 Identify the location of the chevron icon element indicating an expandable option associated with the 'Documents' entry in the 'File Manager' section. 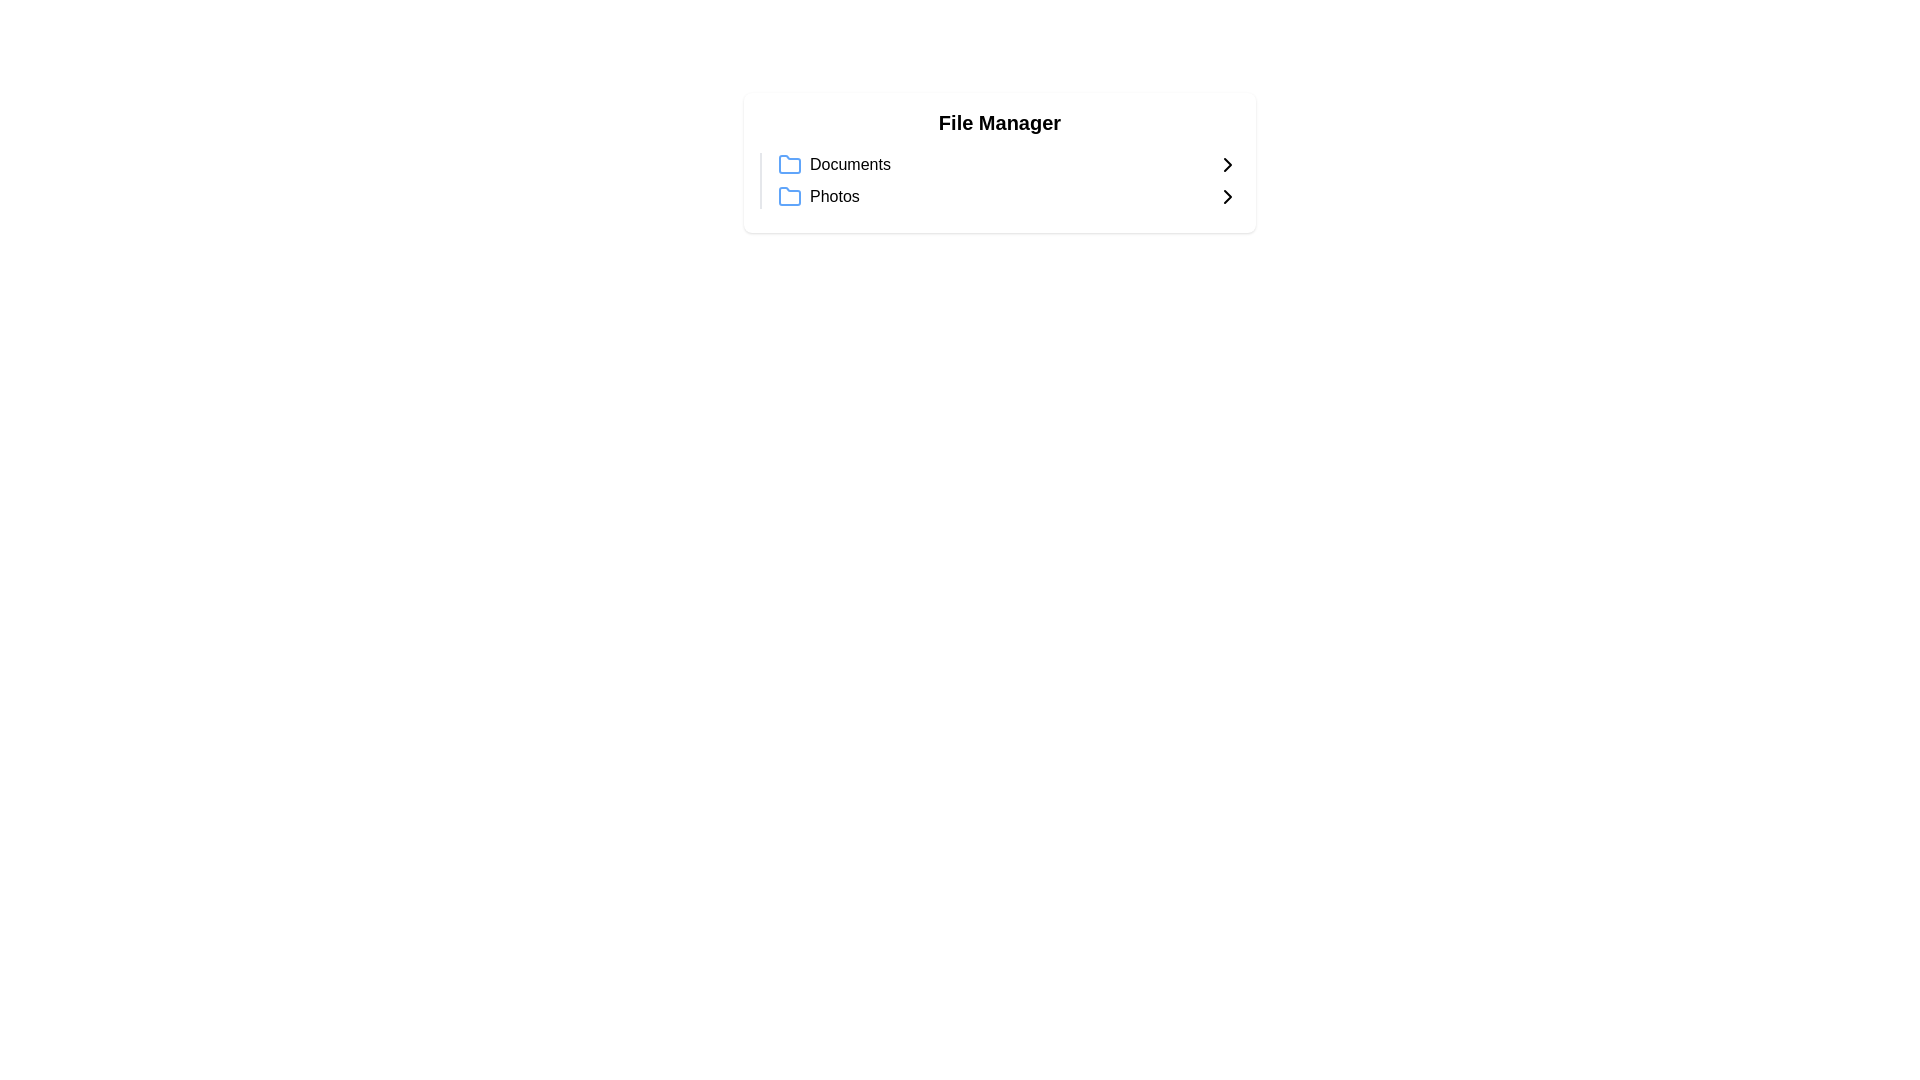
(1227, 164).